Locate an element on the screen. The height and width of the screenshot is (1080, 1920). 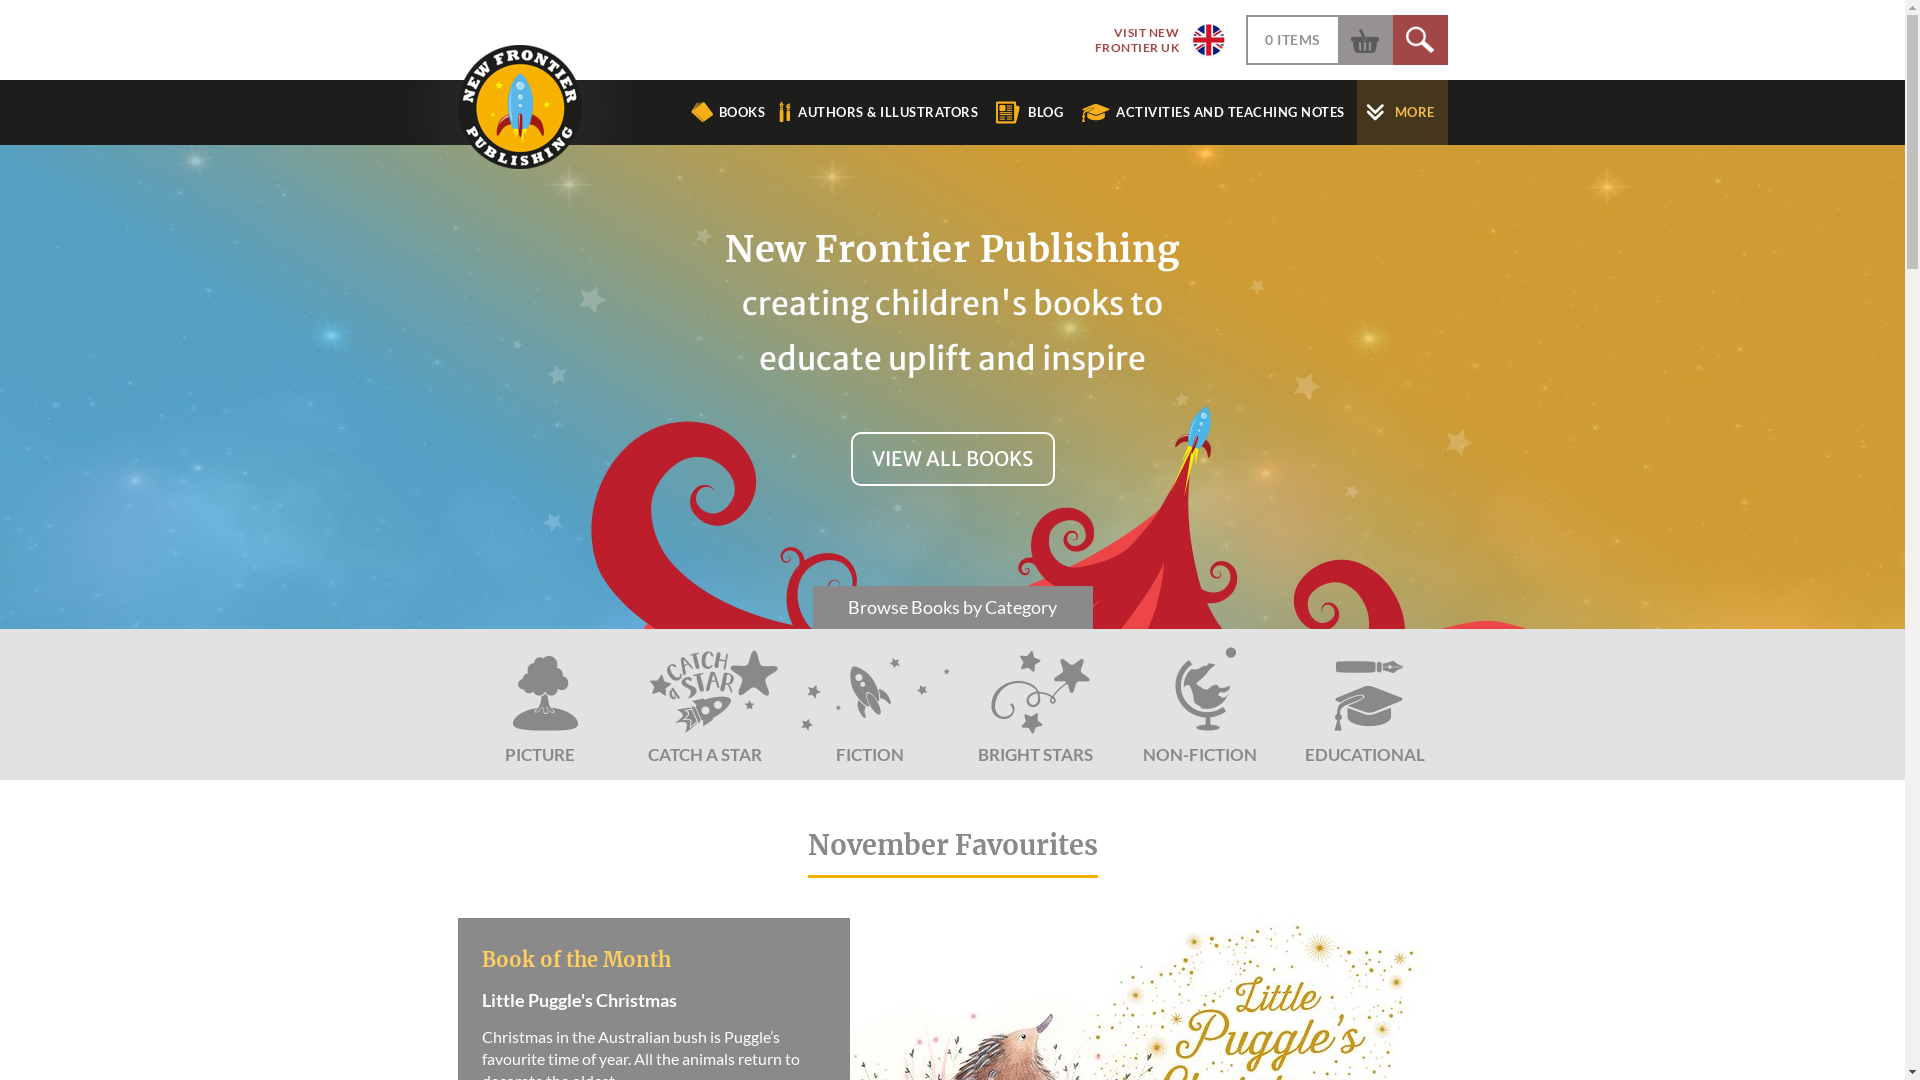
'PICTURE' is located at coordinates (540, 703).